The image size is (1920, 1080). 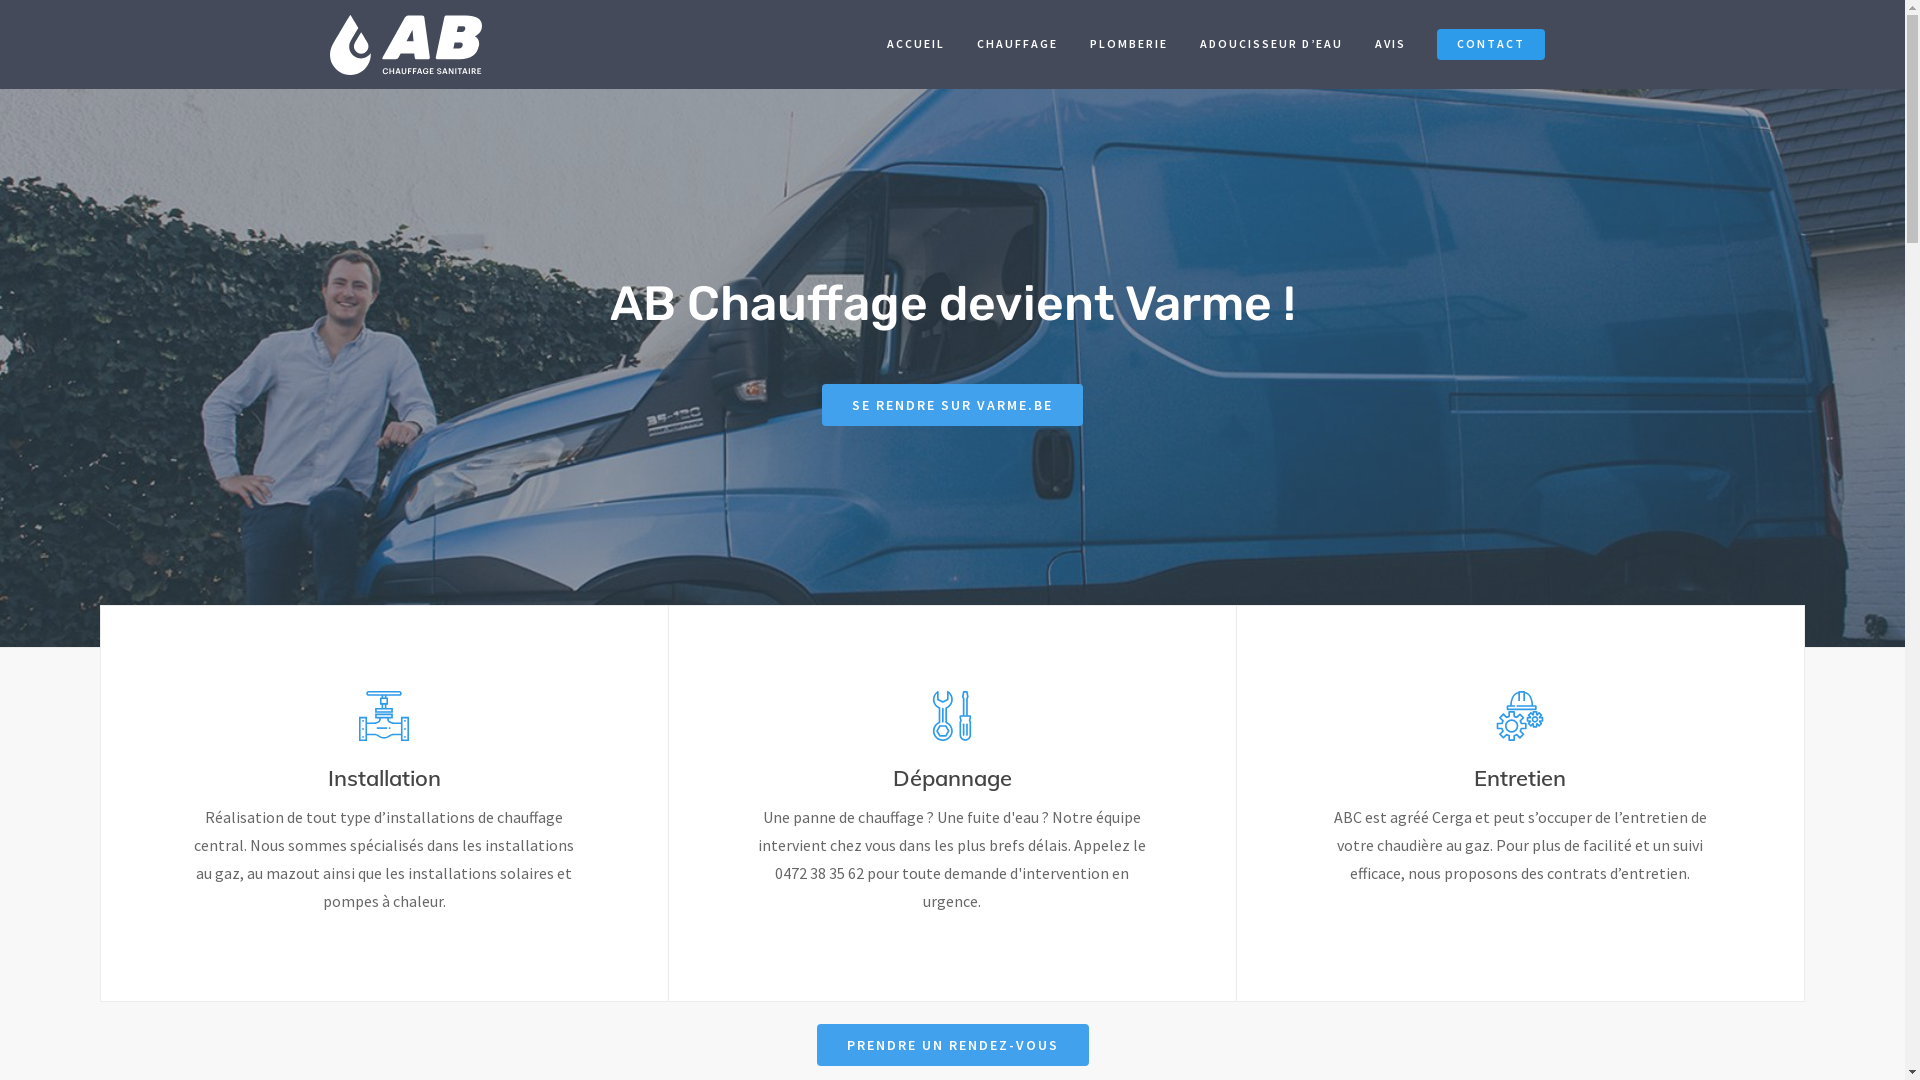 What do you see at coordinates (950, 1044) in the screenshot?
I see `'PRENDRE UN RENDEZ-VOUS'` at bounding box center [950, 1044].